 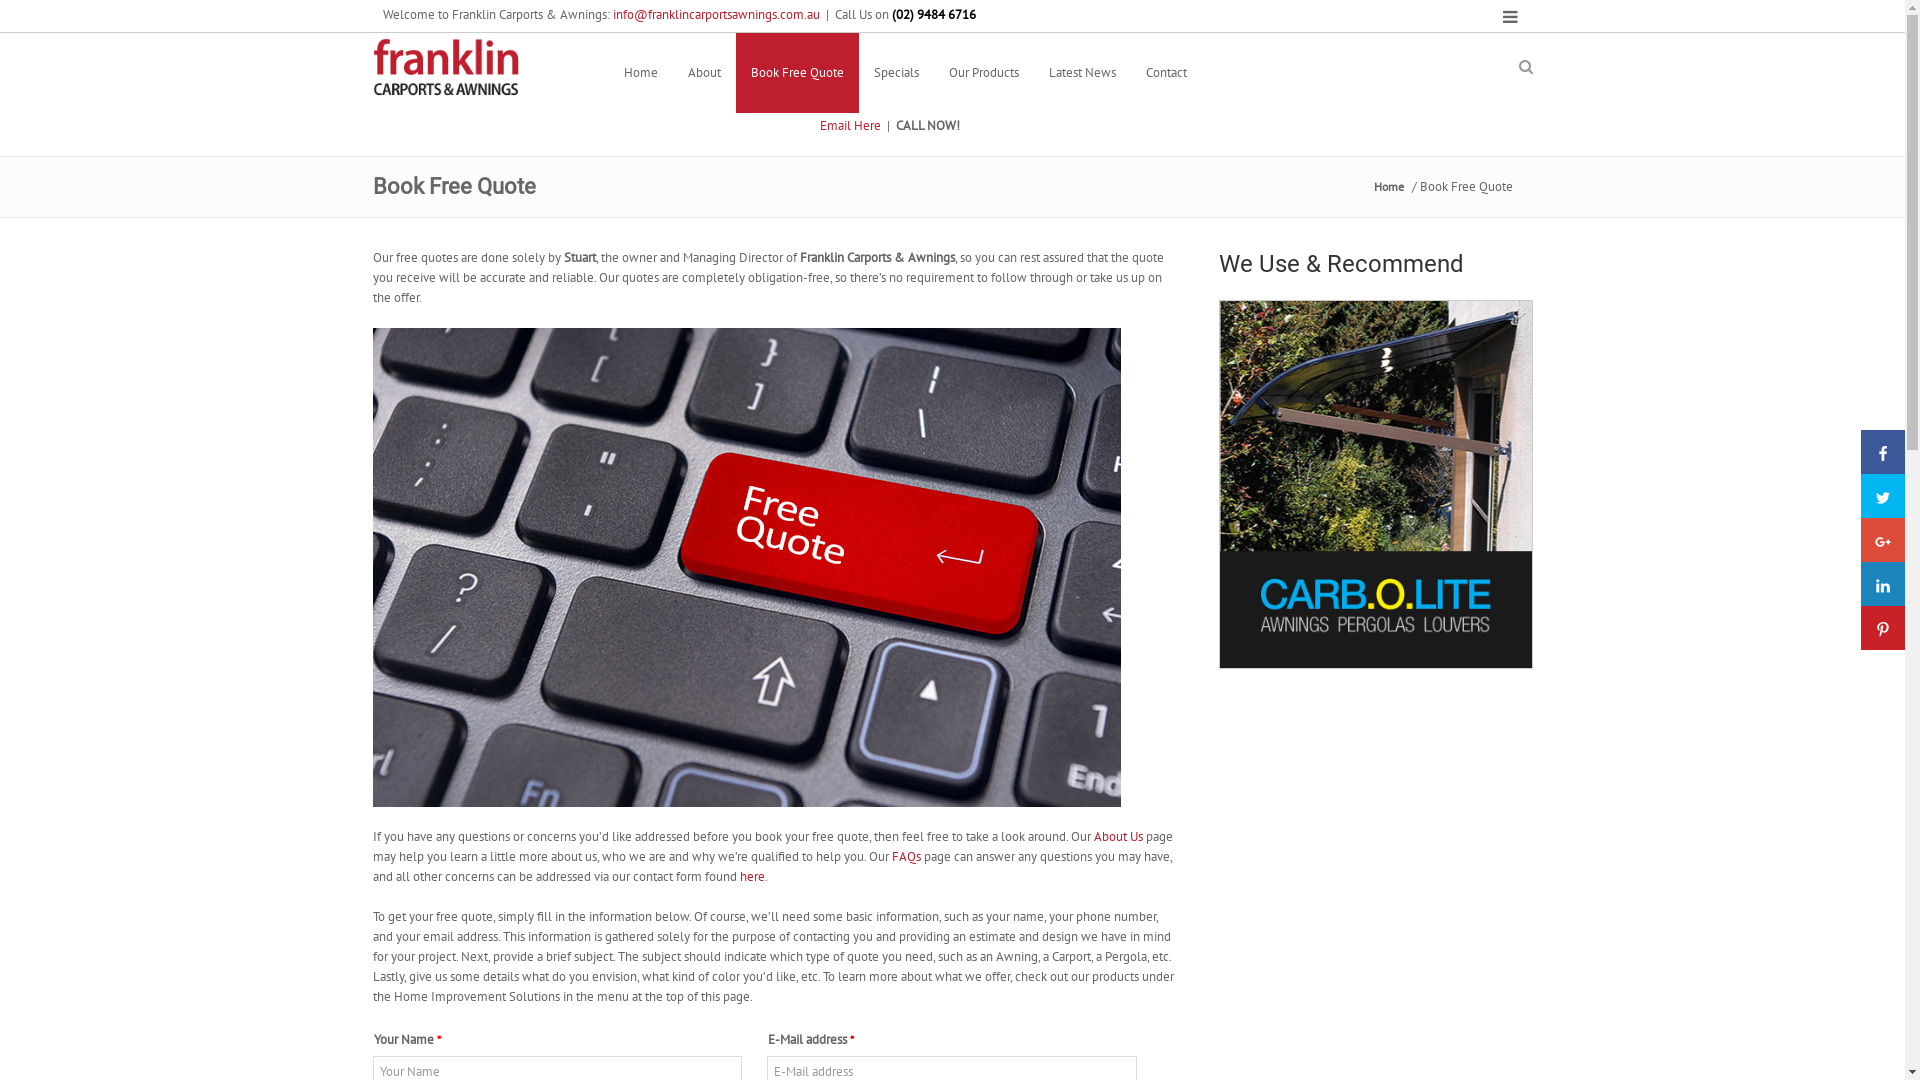 I want to click on 'Latest News', so click(x=1033, y=72).